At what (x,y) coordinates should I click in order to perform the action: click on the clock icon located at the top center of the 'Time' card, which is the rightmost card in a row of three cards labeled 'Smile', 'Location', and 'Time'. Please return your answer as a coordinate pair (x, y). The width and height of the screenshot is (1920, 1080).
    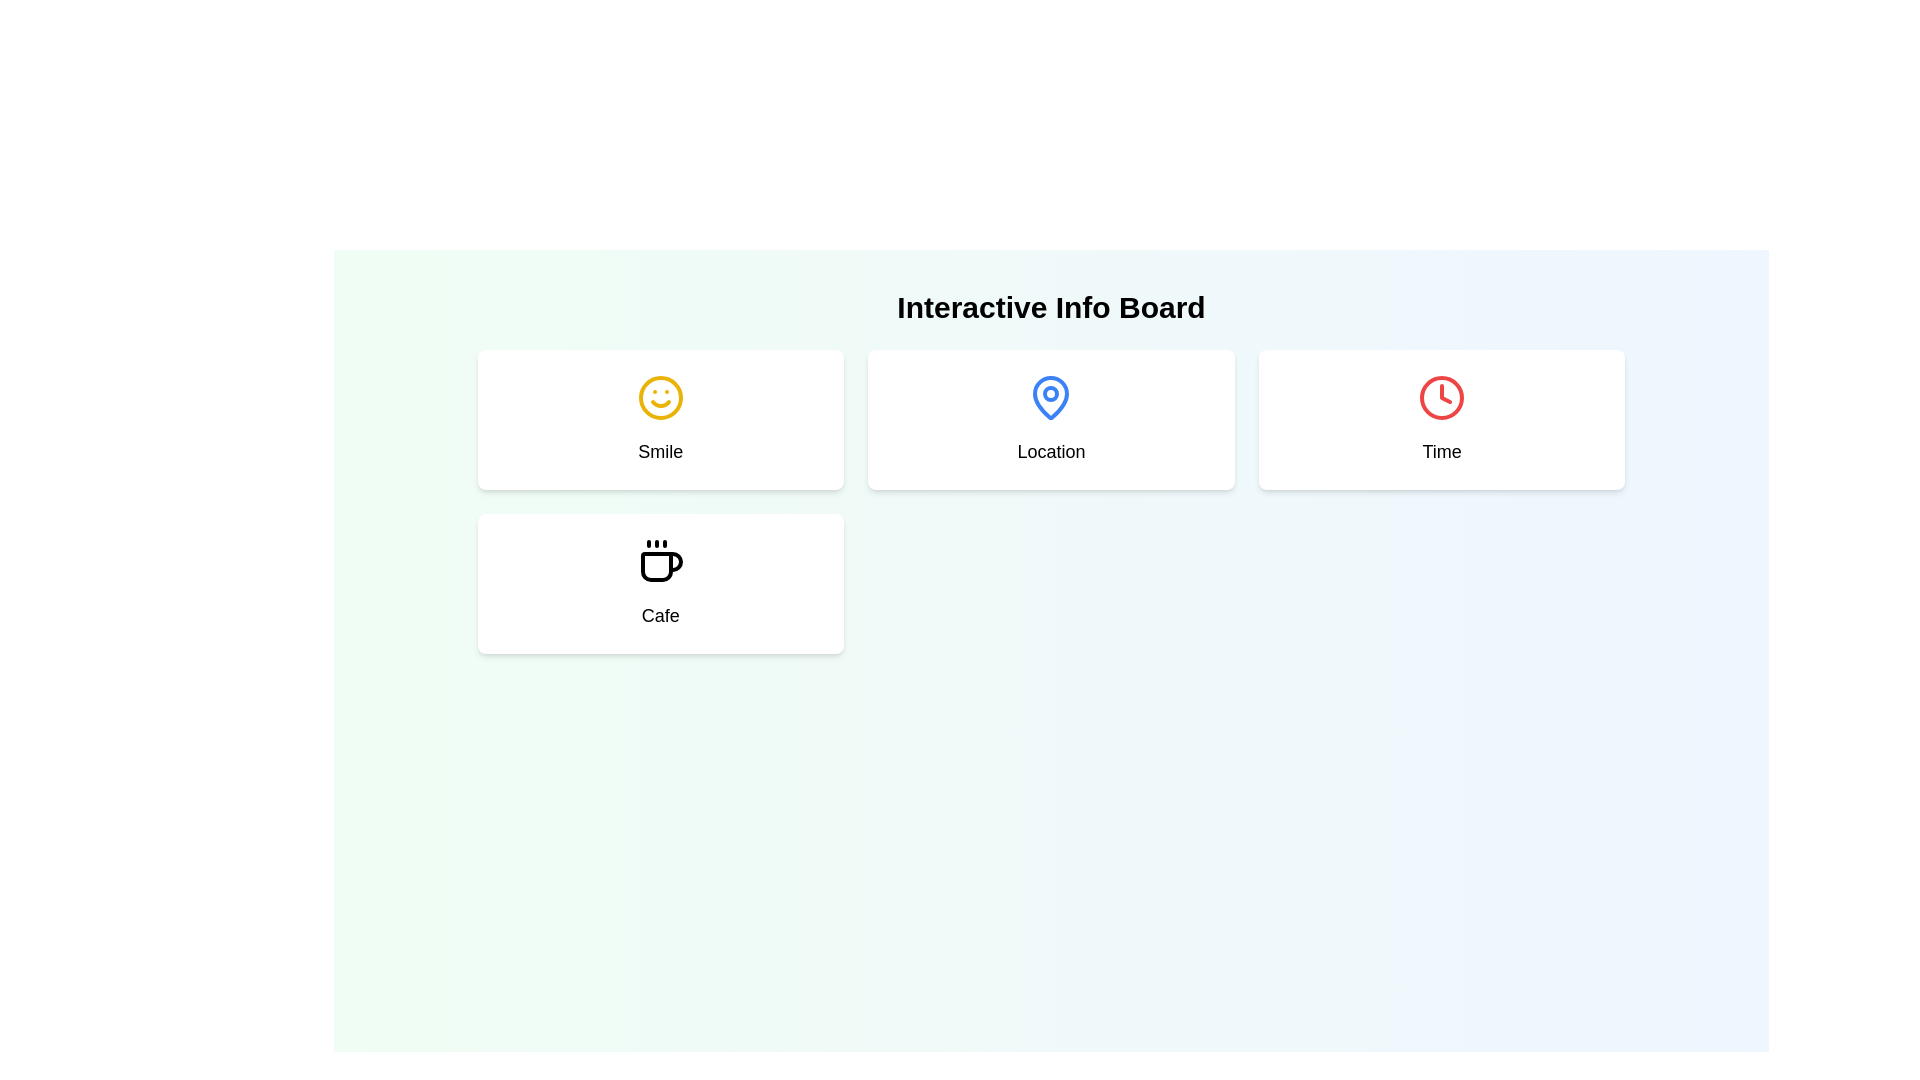
    Looking at the image, I should click on (1442, 397).